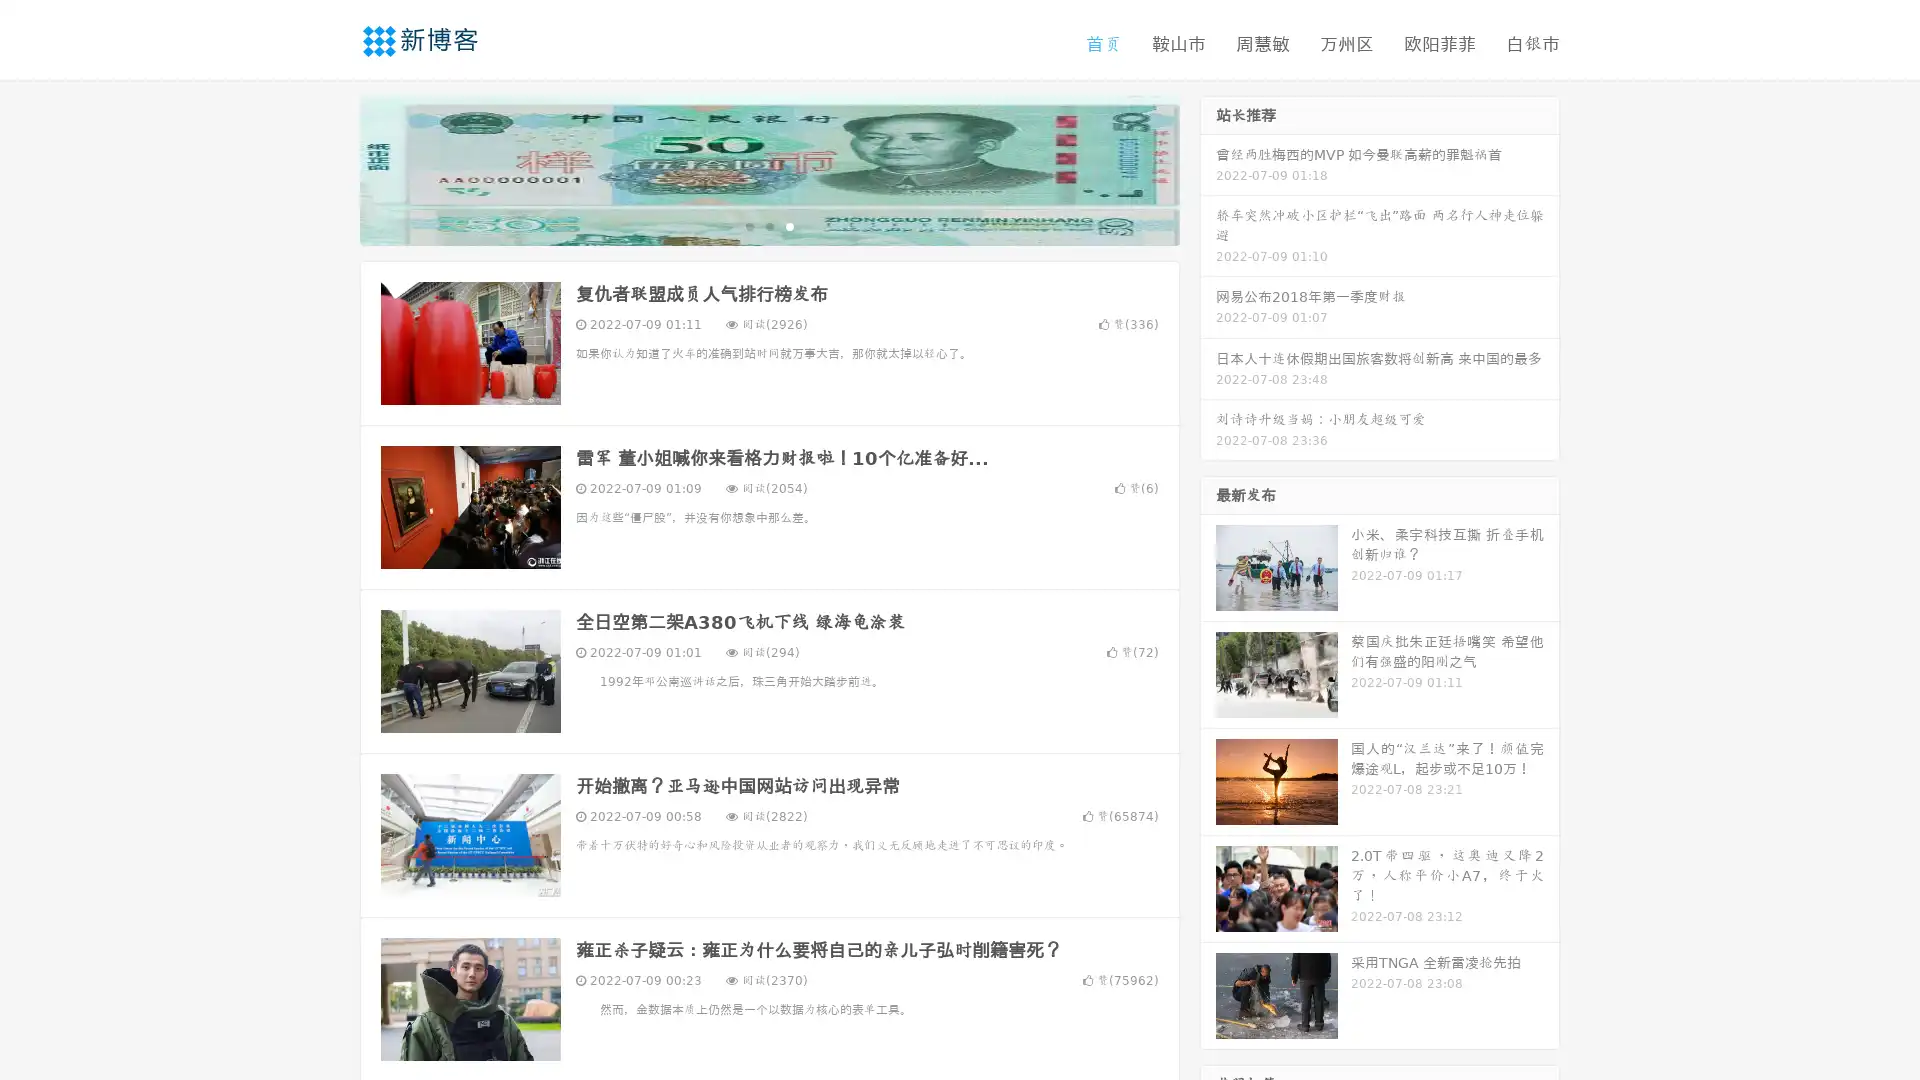  What do you see at coordinates (789, 225) in the screenshot?
I see `Go to slide 3` at bounding box center [789, 225].